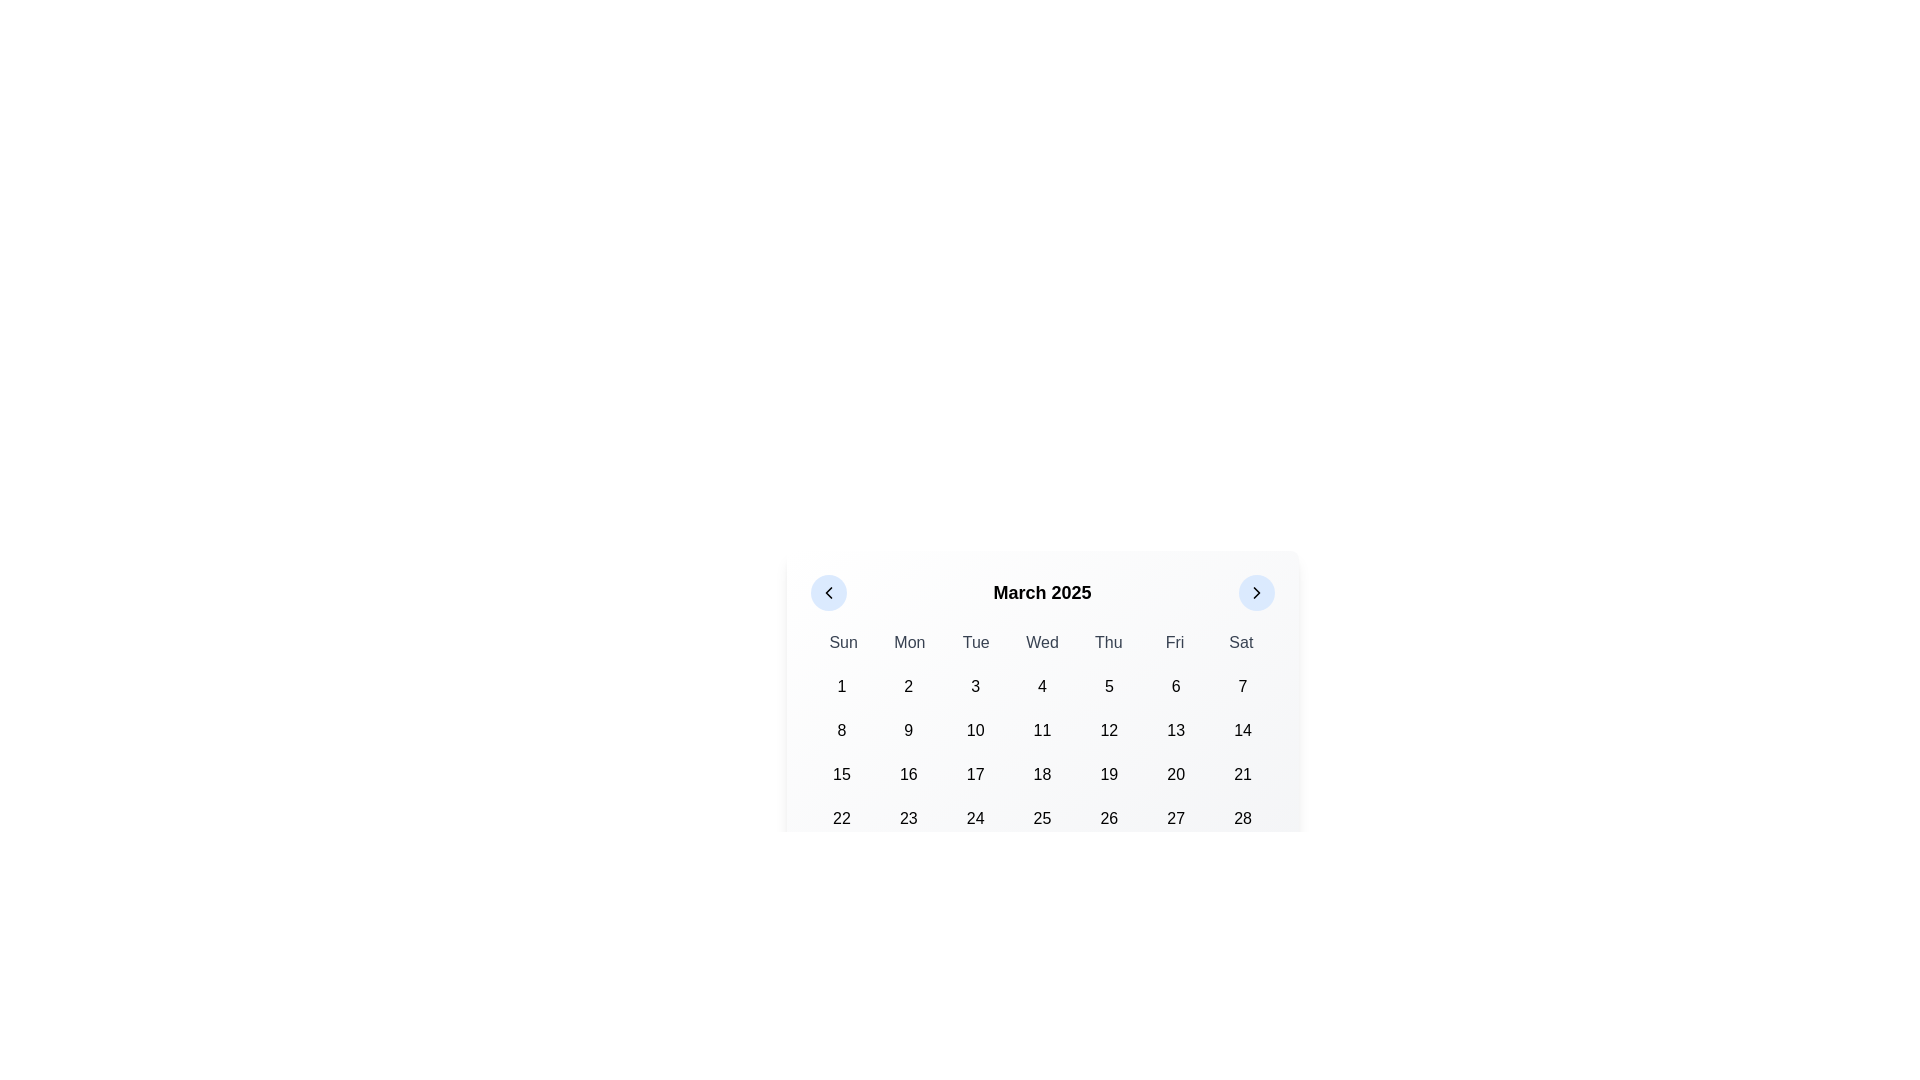 The width and height of the screenshot is (1920, 1080). What do you see at coordinates (1041, 685) in the screenshot?
I see `the selectable day button in the calendar interface` at bounding box center [1041, 685].